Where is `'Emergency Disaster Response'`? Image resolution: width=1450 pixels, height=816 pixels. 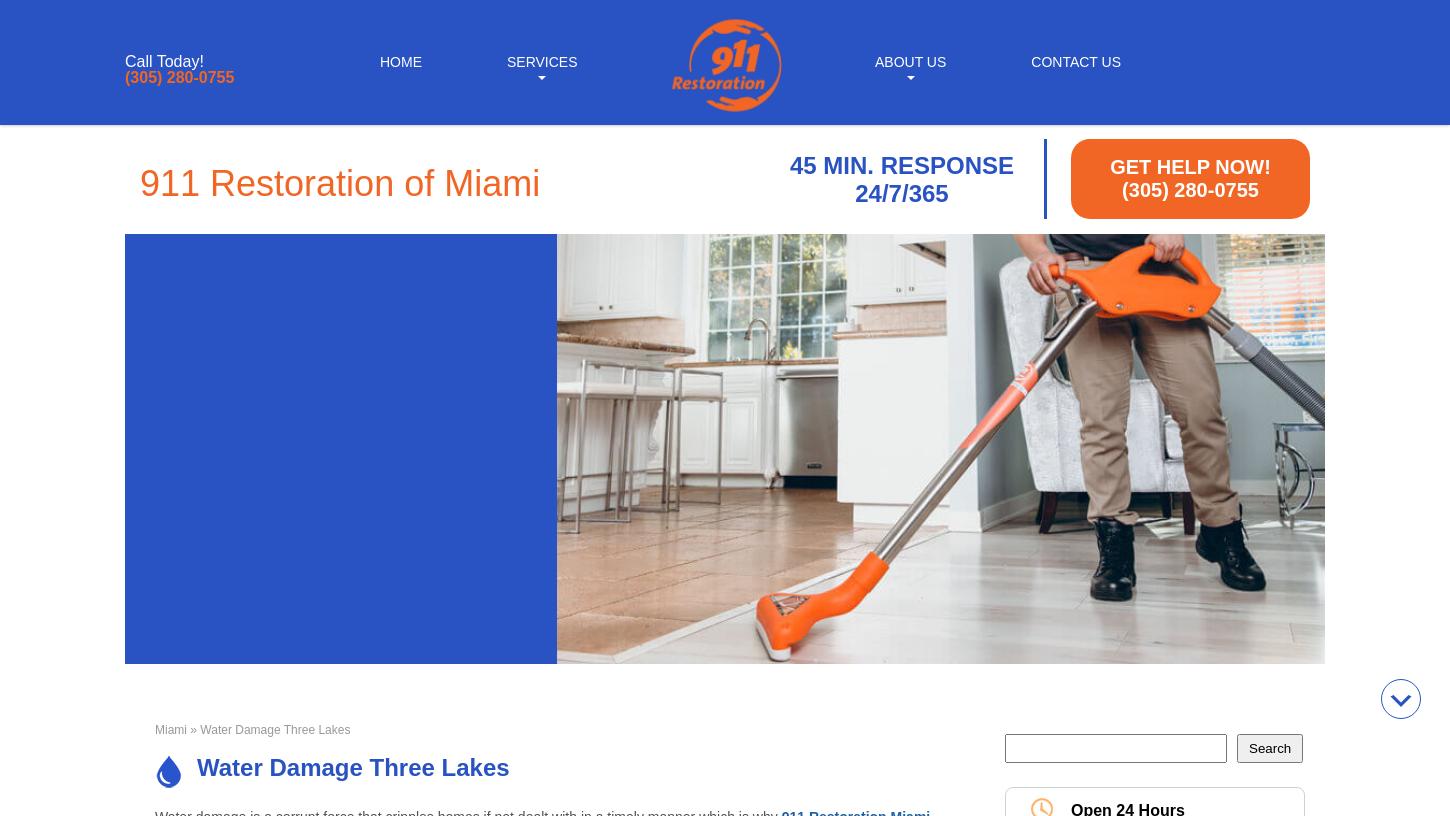
'Emergency Disaster Response' is located at coordinates (908, 300).